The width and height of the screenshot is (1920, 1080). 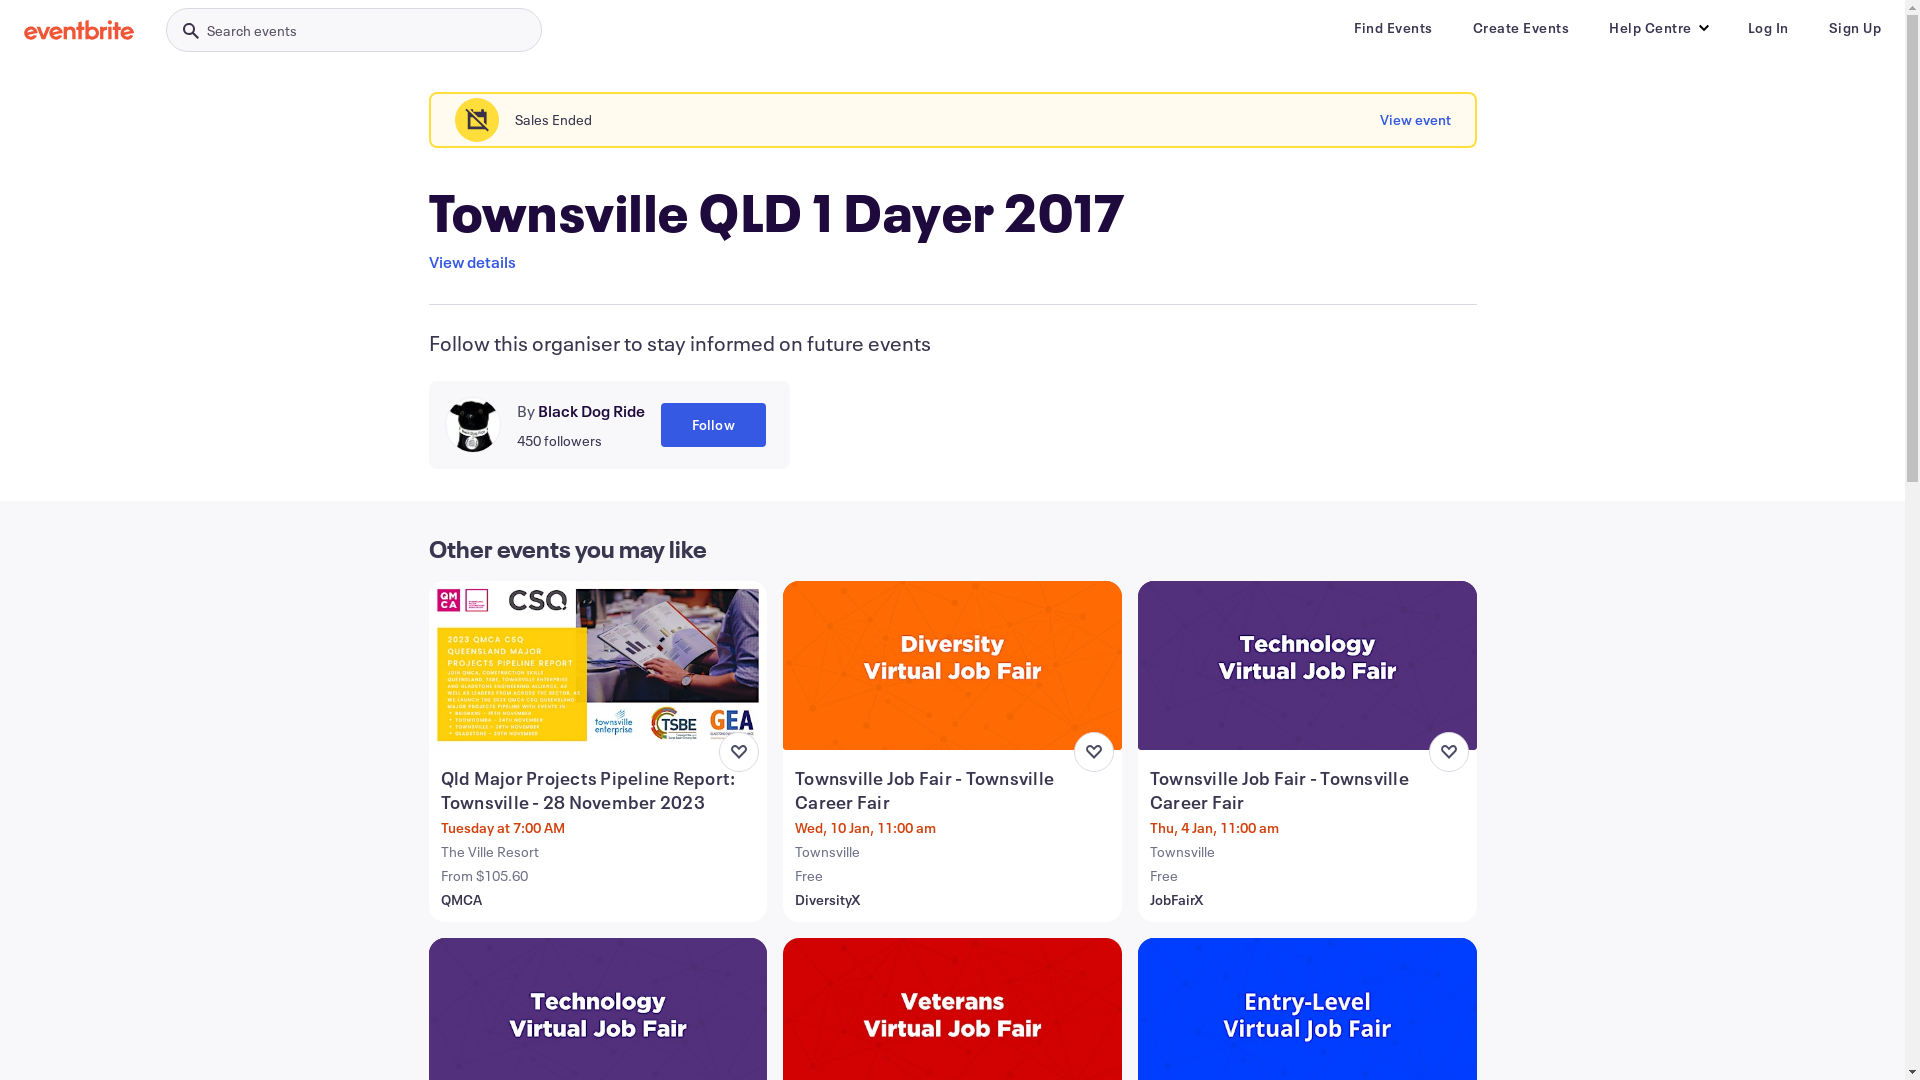 I want to click on 'Follow', so click(x=712, y=423).